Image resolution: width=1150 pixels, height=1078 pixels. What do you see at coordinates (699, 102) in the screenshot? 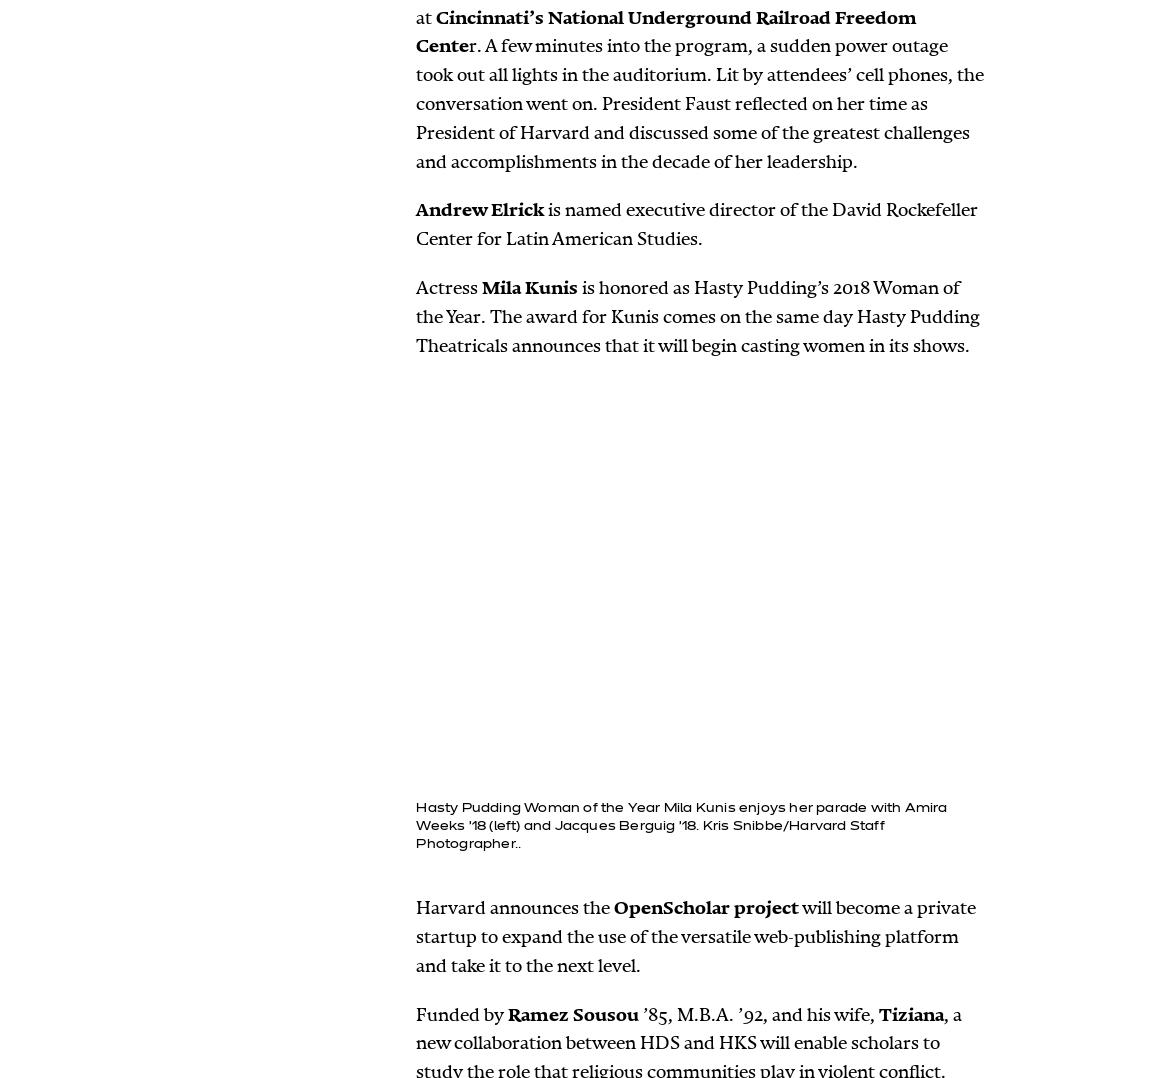
I see `'r. A few minutes into the program, a sudden power outage took out all lights in the auditorium. Lit by attendees’ cell phones, the conversation went on. President Faust reflected on her time as President of Harvard and discussed some of the greatest challenges and accomplishments in the decade of her leadership.'` at bounding box center [699, 102].